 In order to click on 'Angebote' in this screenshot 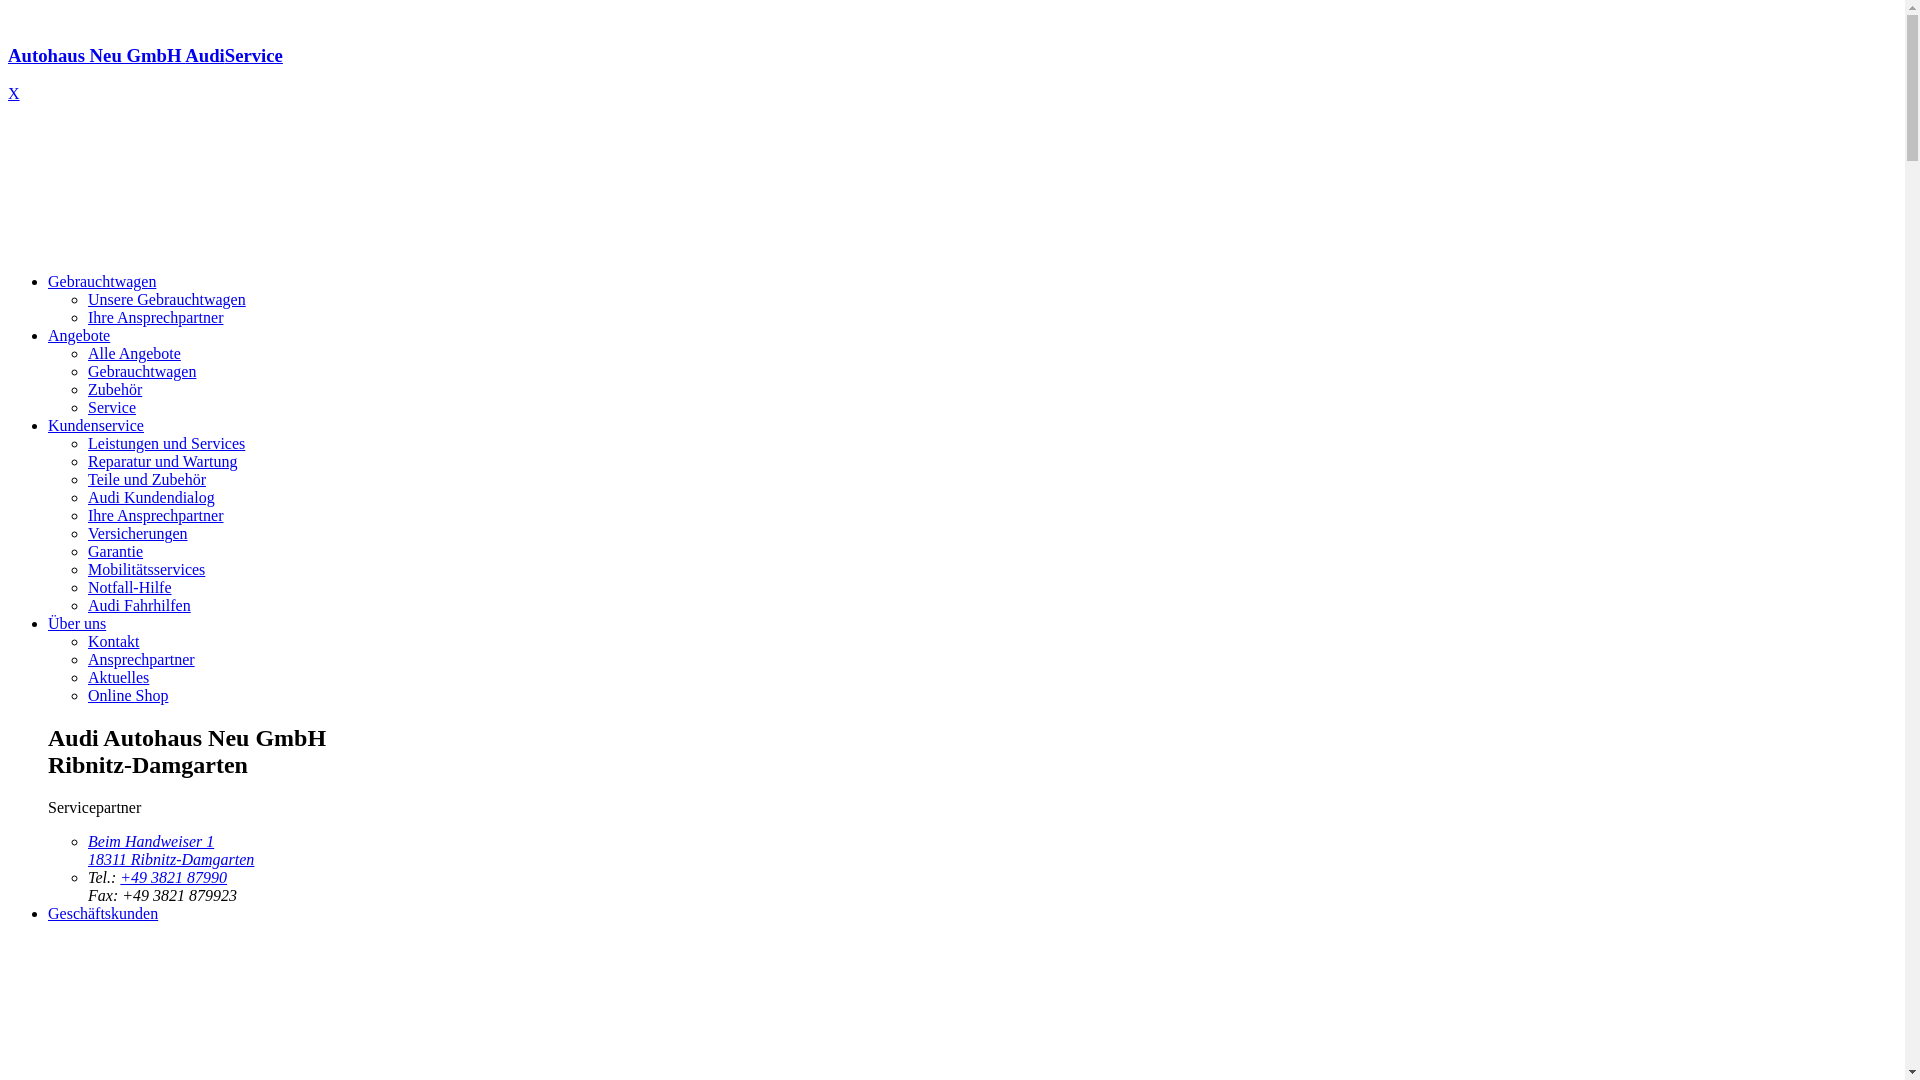, I will do `click(48, 334)`.